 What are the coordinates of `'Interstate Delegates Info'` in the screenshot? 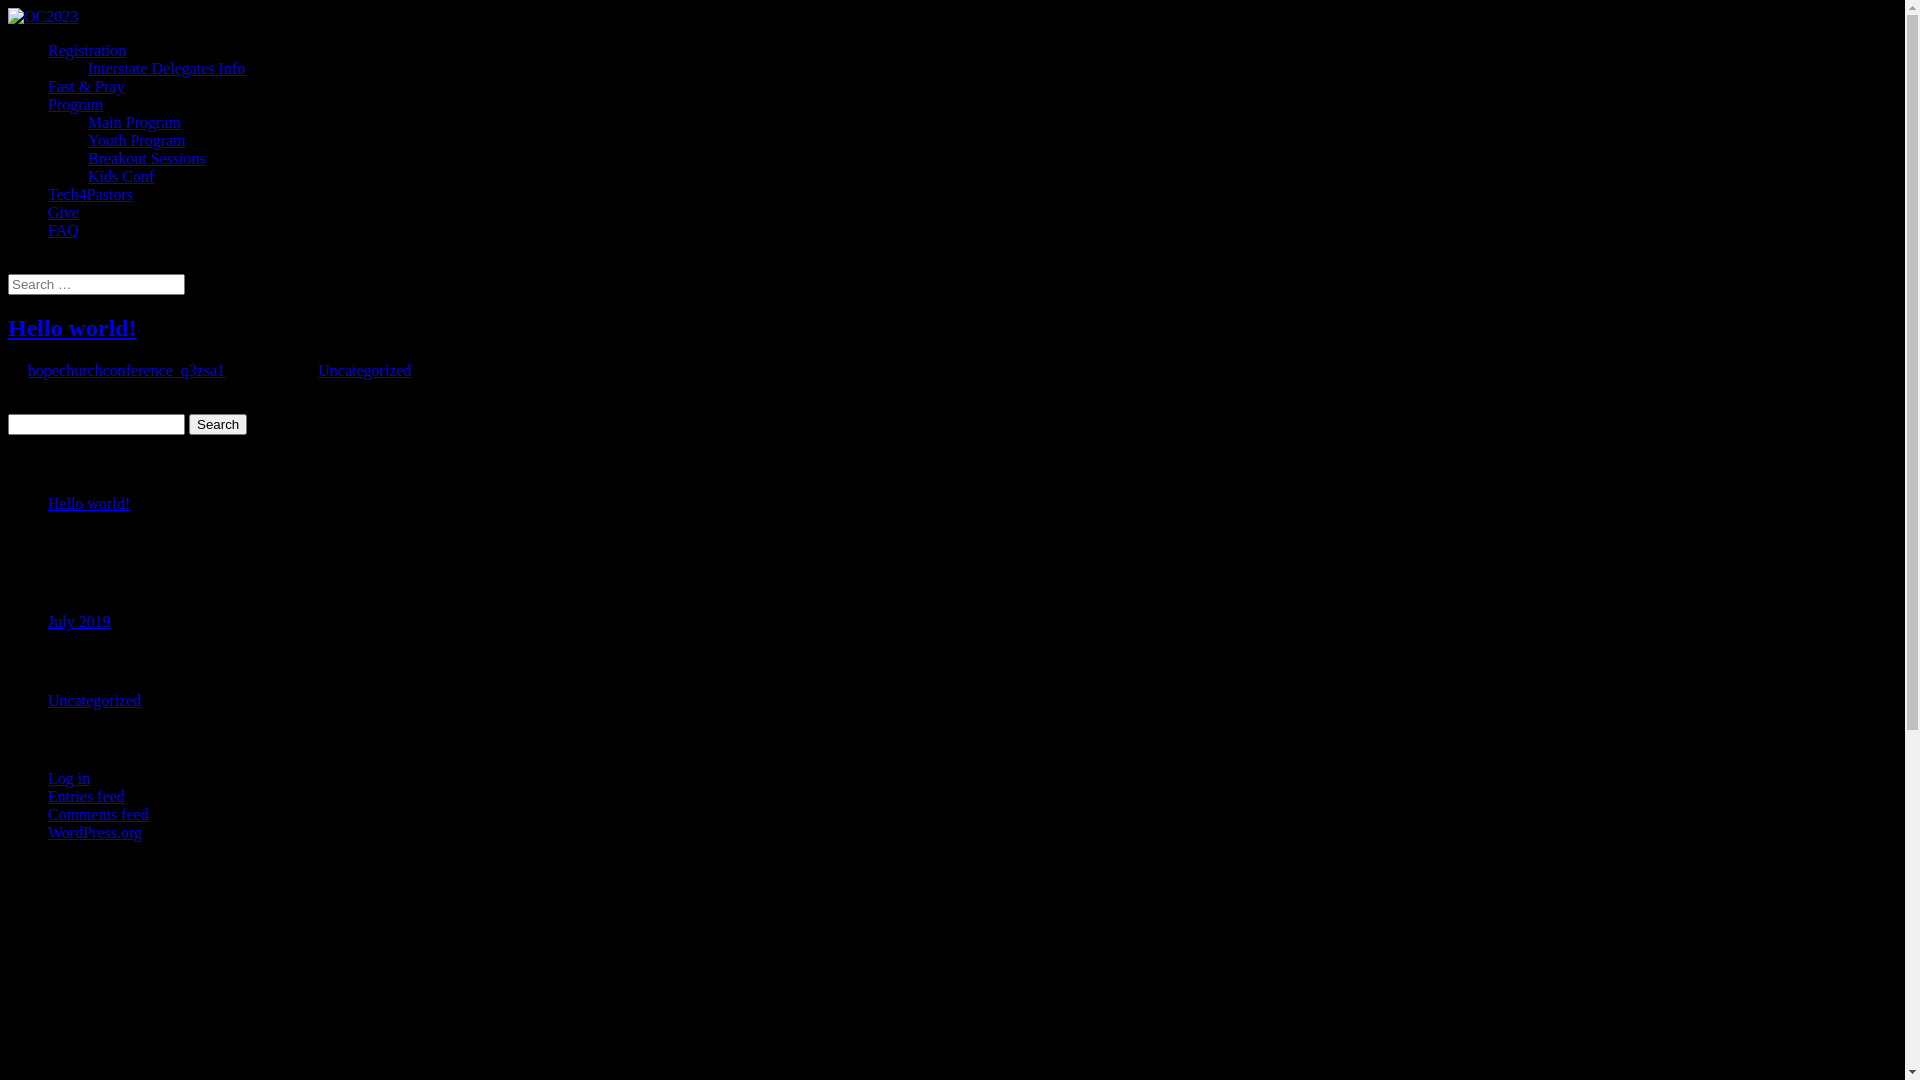 It's located at (166, 67).